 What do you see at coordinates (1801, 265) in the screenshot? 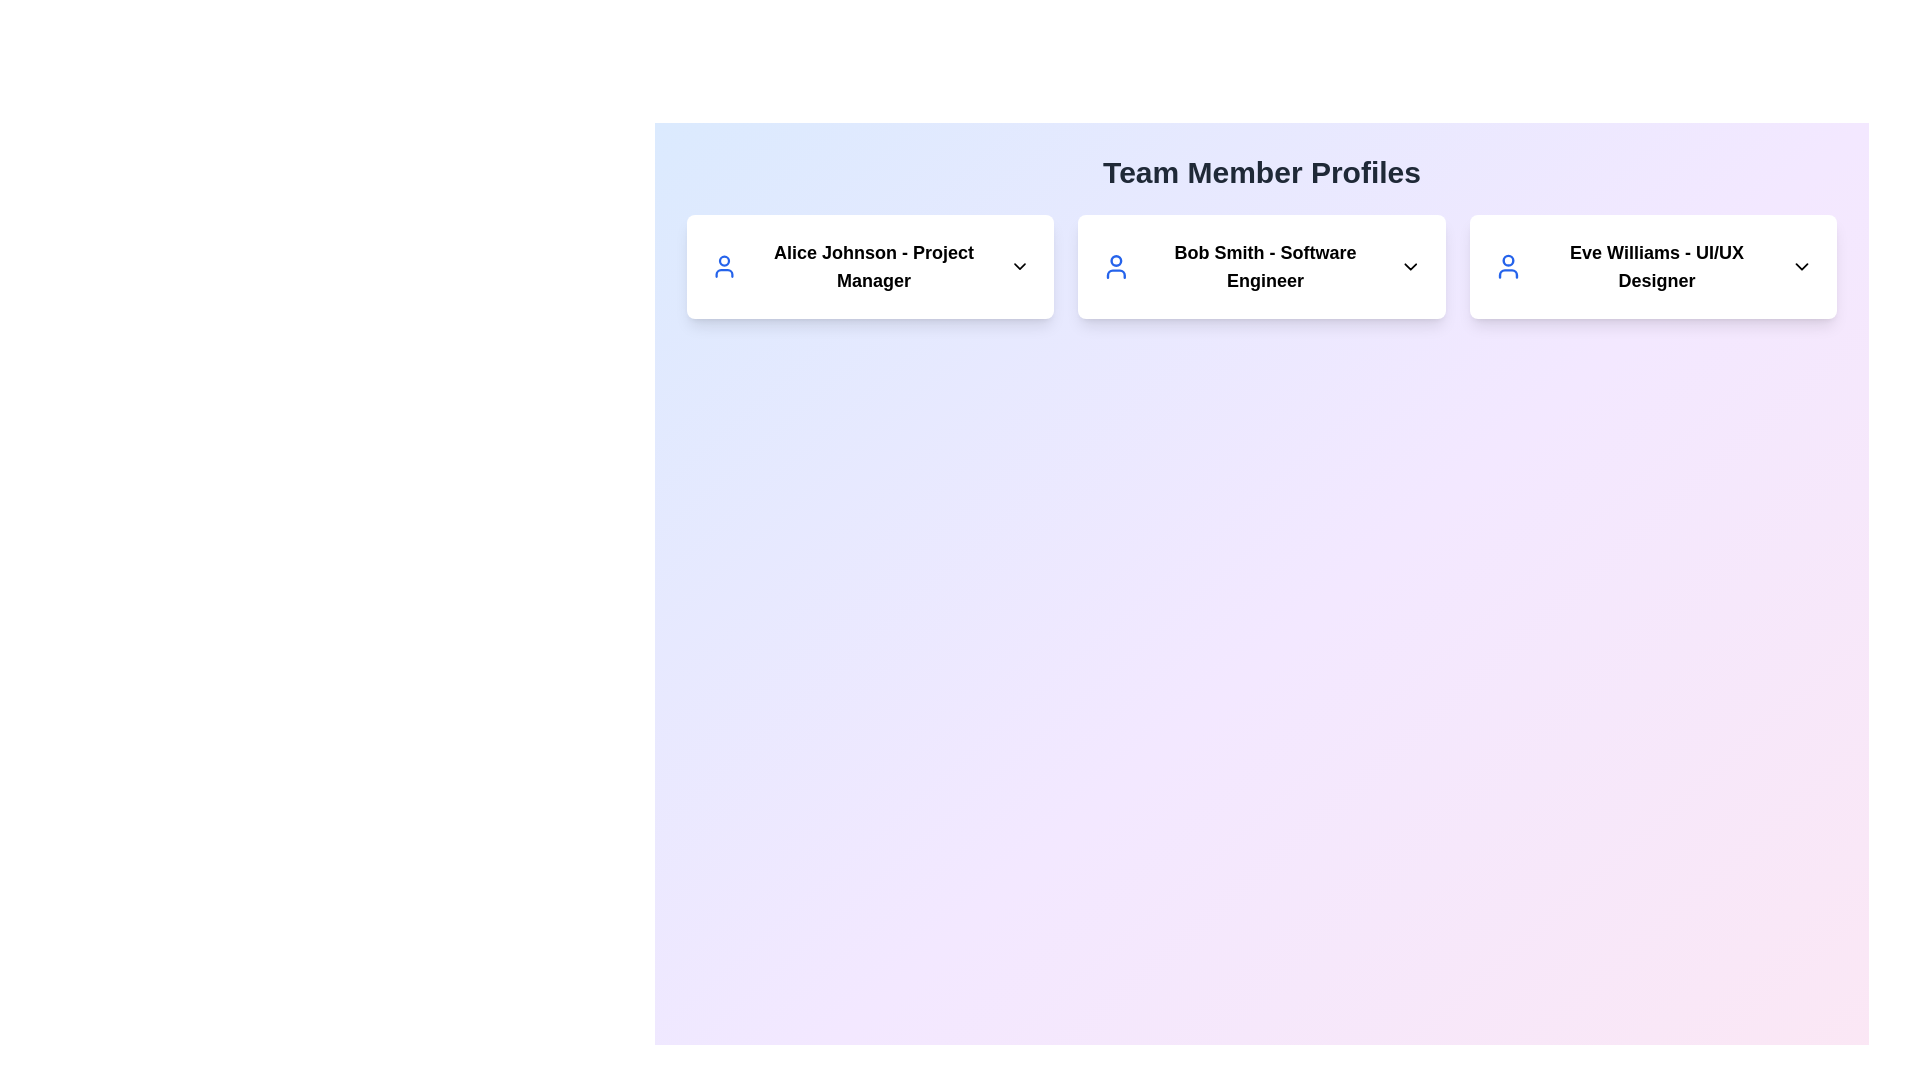
I see `the chevron icon next to 'Eve Williams - UI/UX Designer'` at bounding box center [1801, 265].